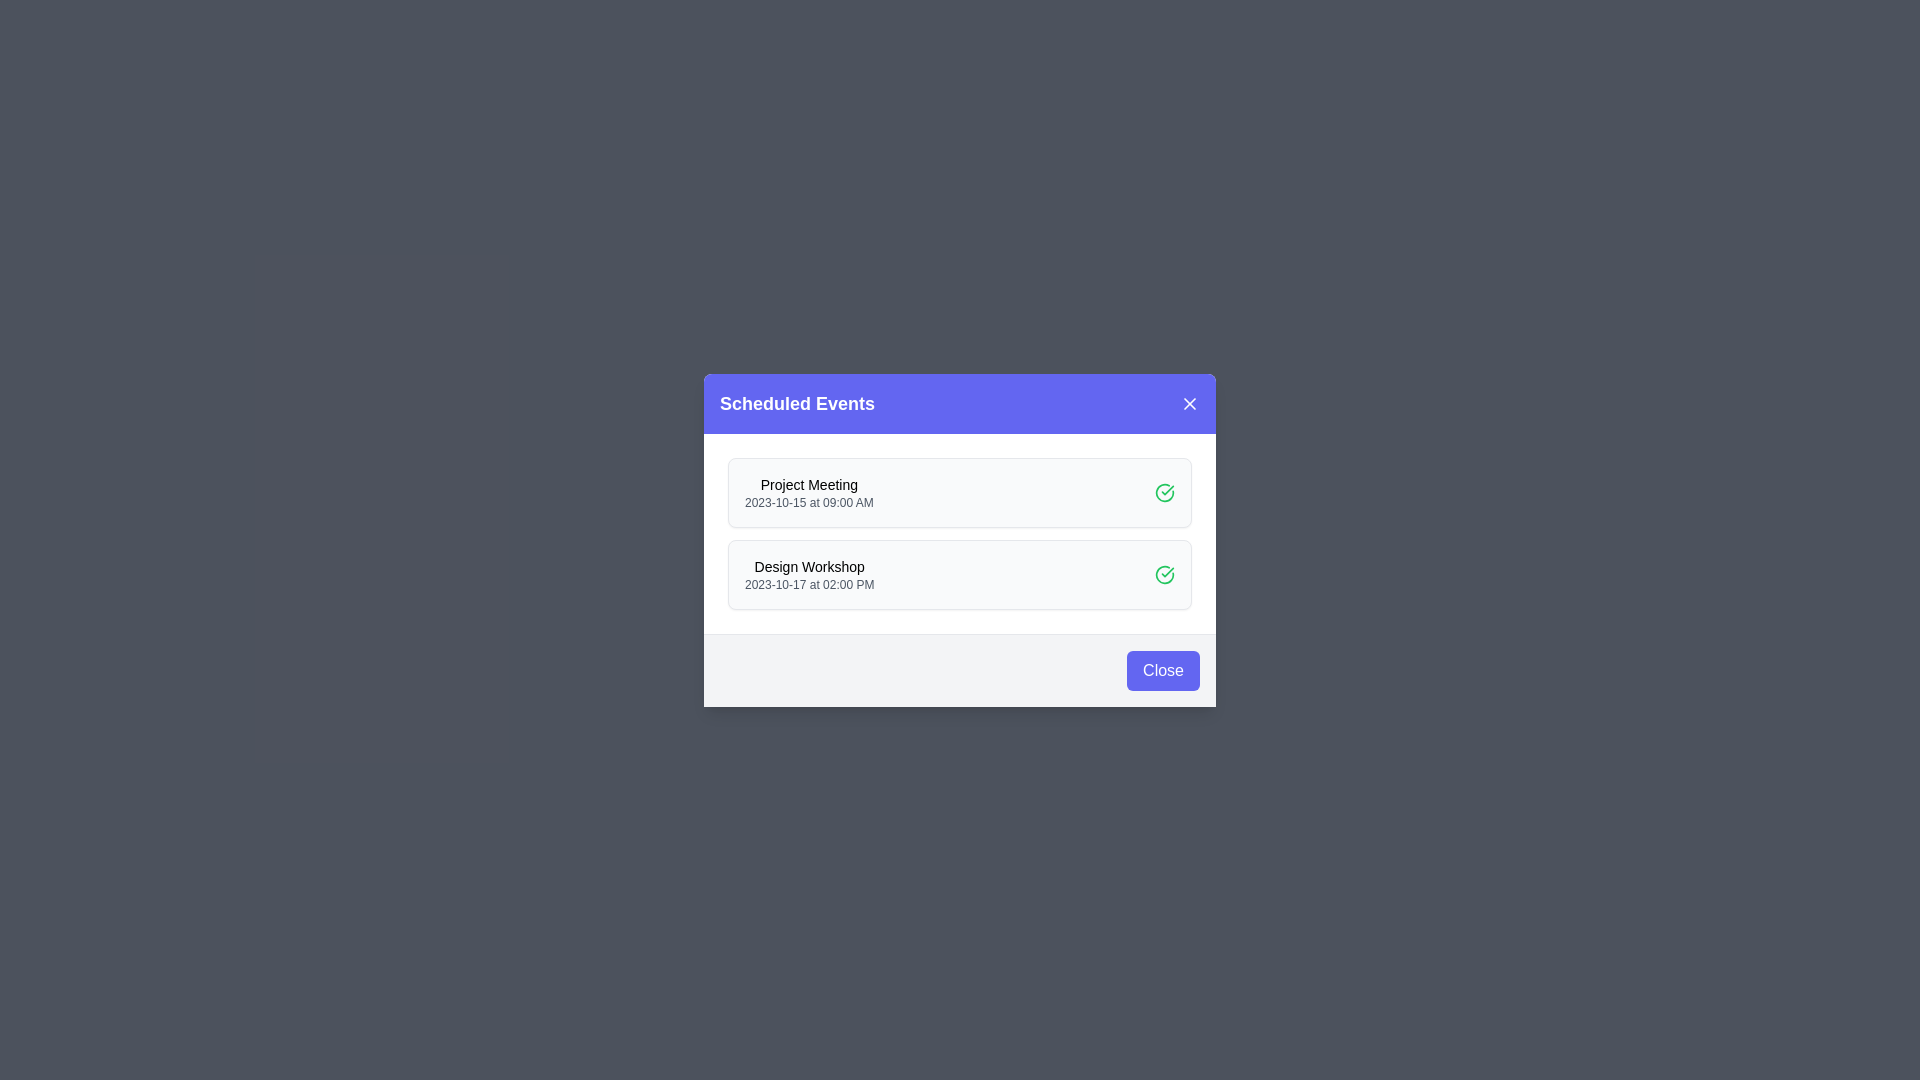 The width and height of the screenshot is (1920, 1080). What do you see at coordinates (809, 574) in the screenshot?
I see `the Informative text element displaying 'Design Workshop' and '2023-10-17 at 02:00 PM' for detailed information` at bounding box center [809, 574].